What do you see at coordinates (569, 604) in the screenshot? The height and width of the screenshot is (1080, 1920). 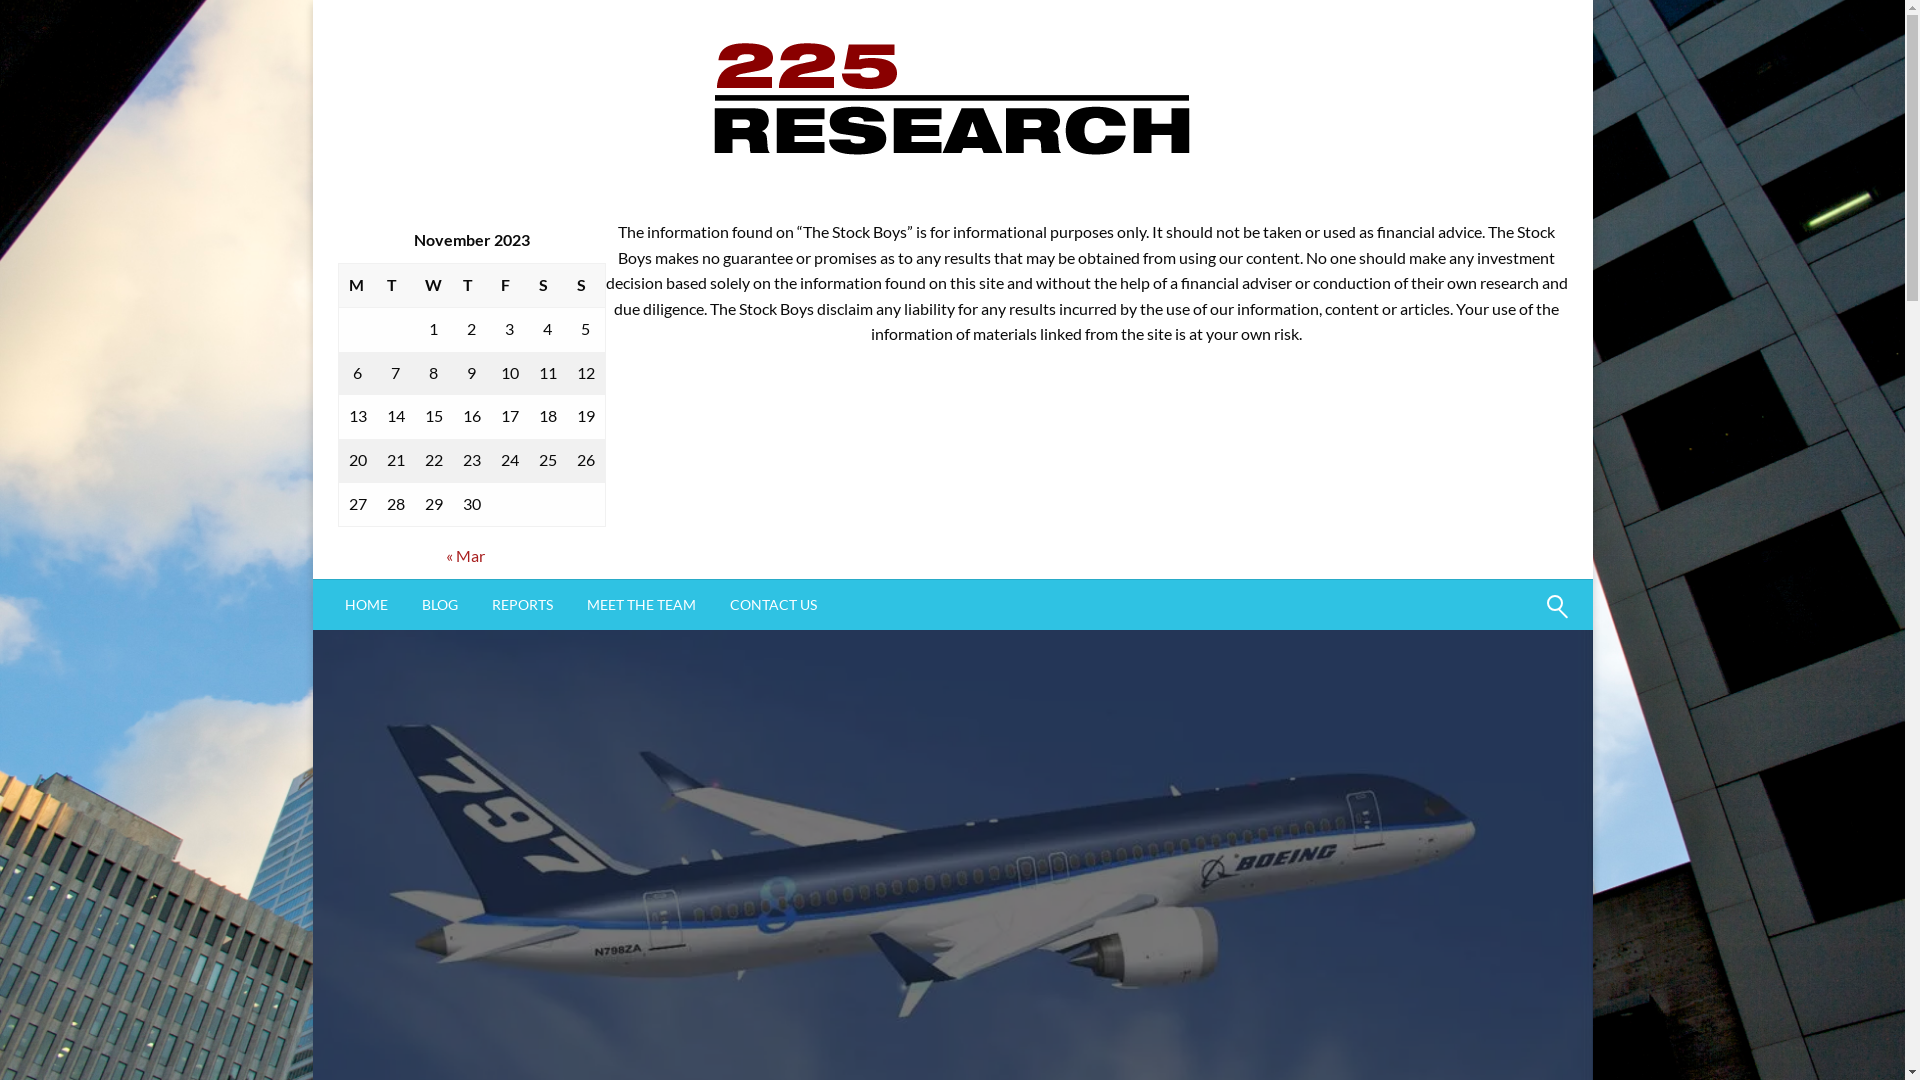 I see `'MEET THE TEAM'` at bounding box center [569, 604].